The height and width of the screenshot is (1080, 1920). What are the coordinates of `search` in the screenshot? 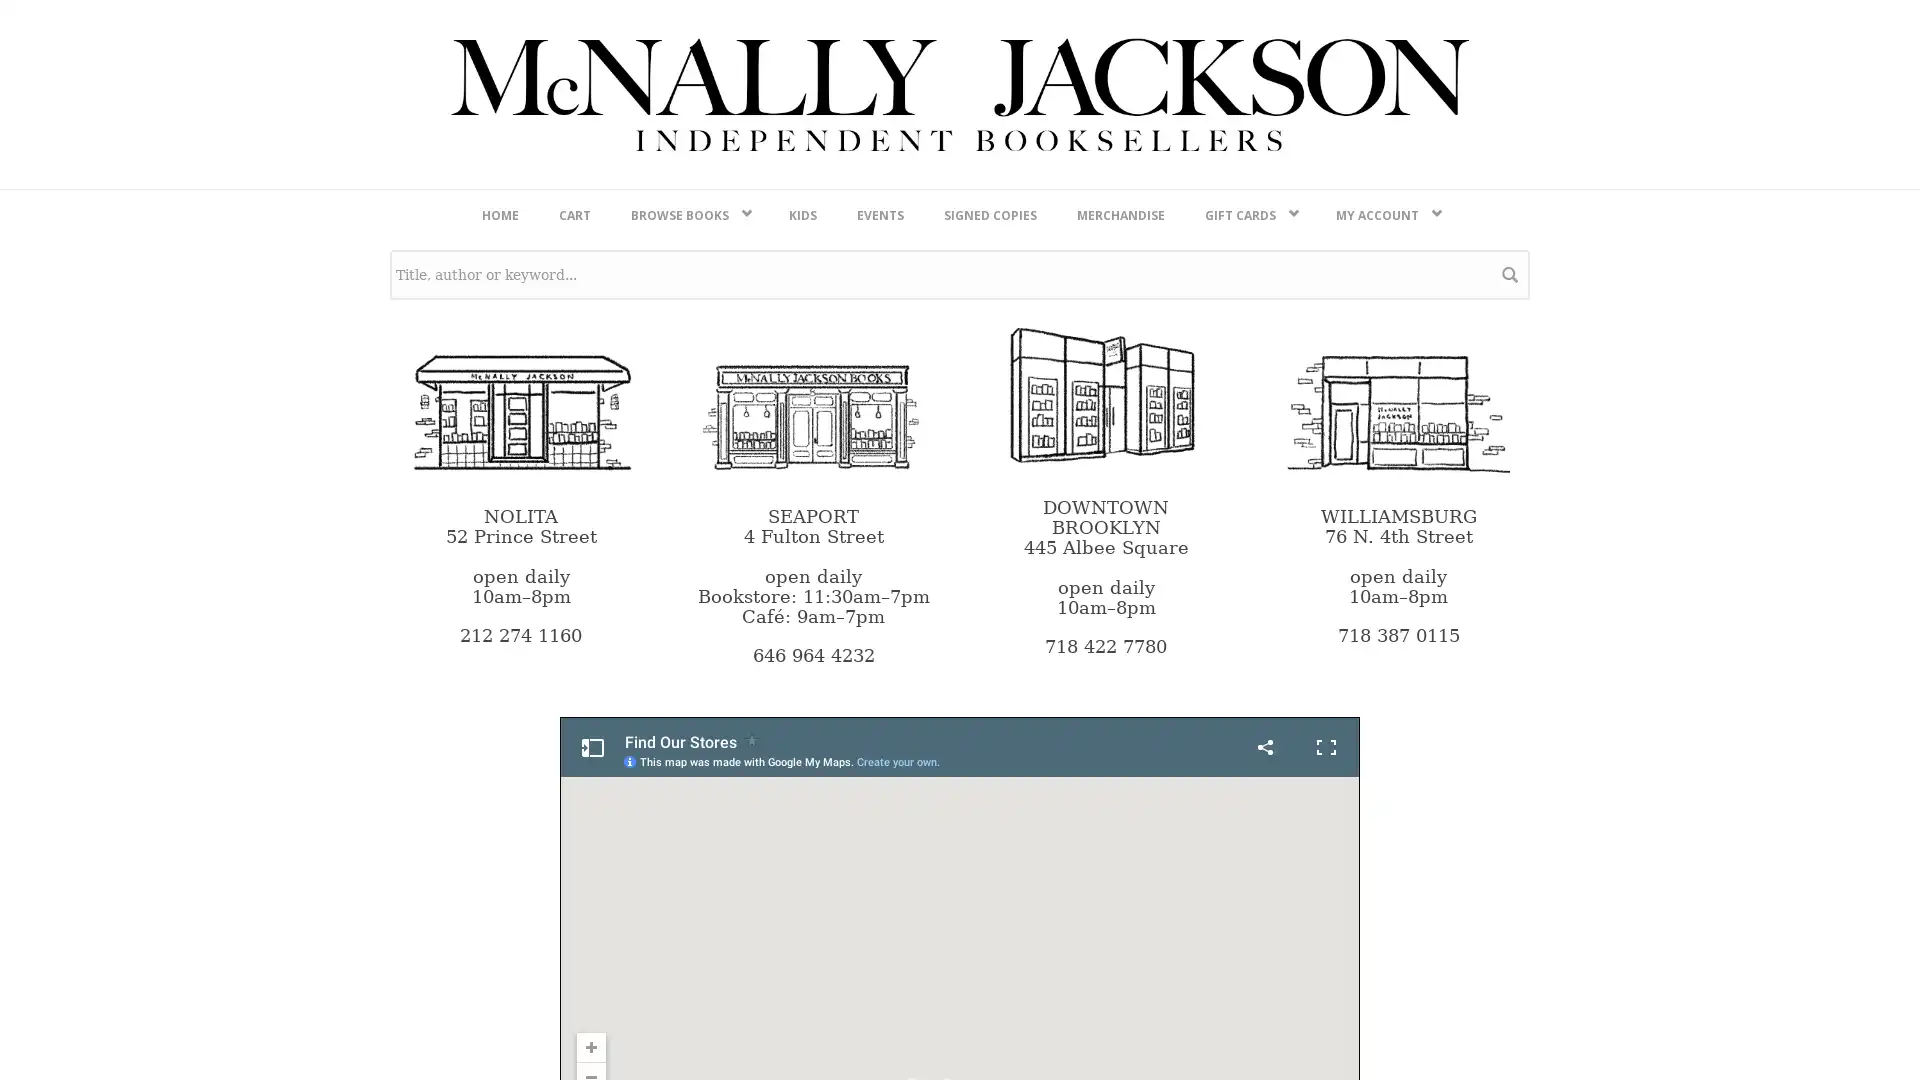 It's located at (1510, 800).